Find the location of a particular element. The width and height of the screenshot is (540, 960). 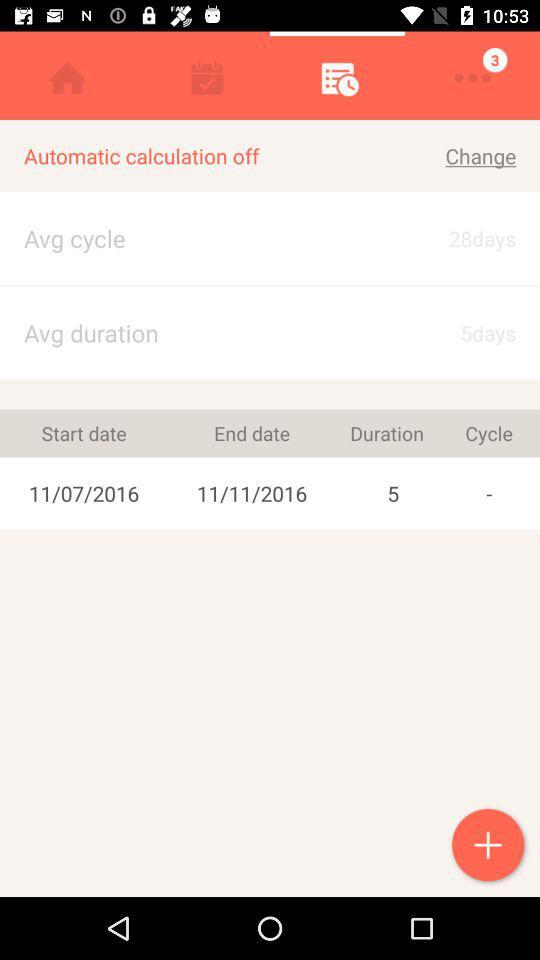

the app to the left of change is located at coordinates (203, 155).